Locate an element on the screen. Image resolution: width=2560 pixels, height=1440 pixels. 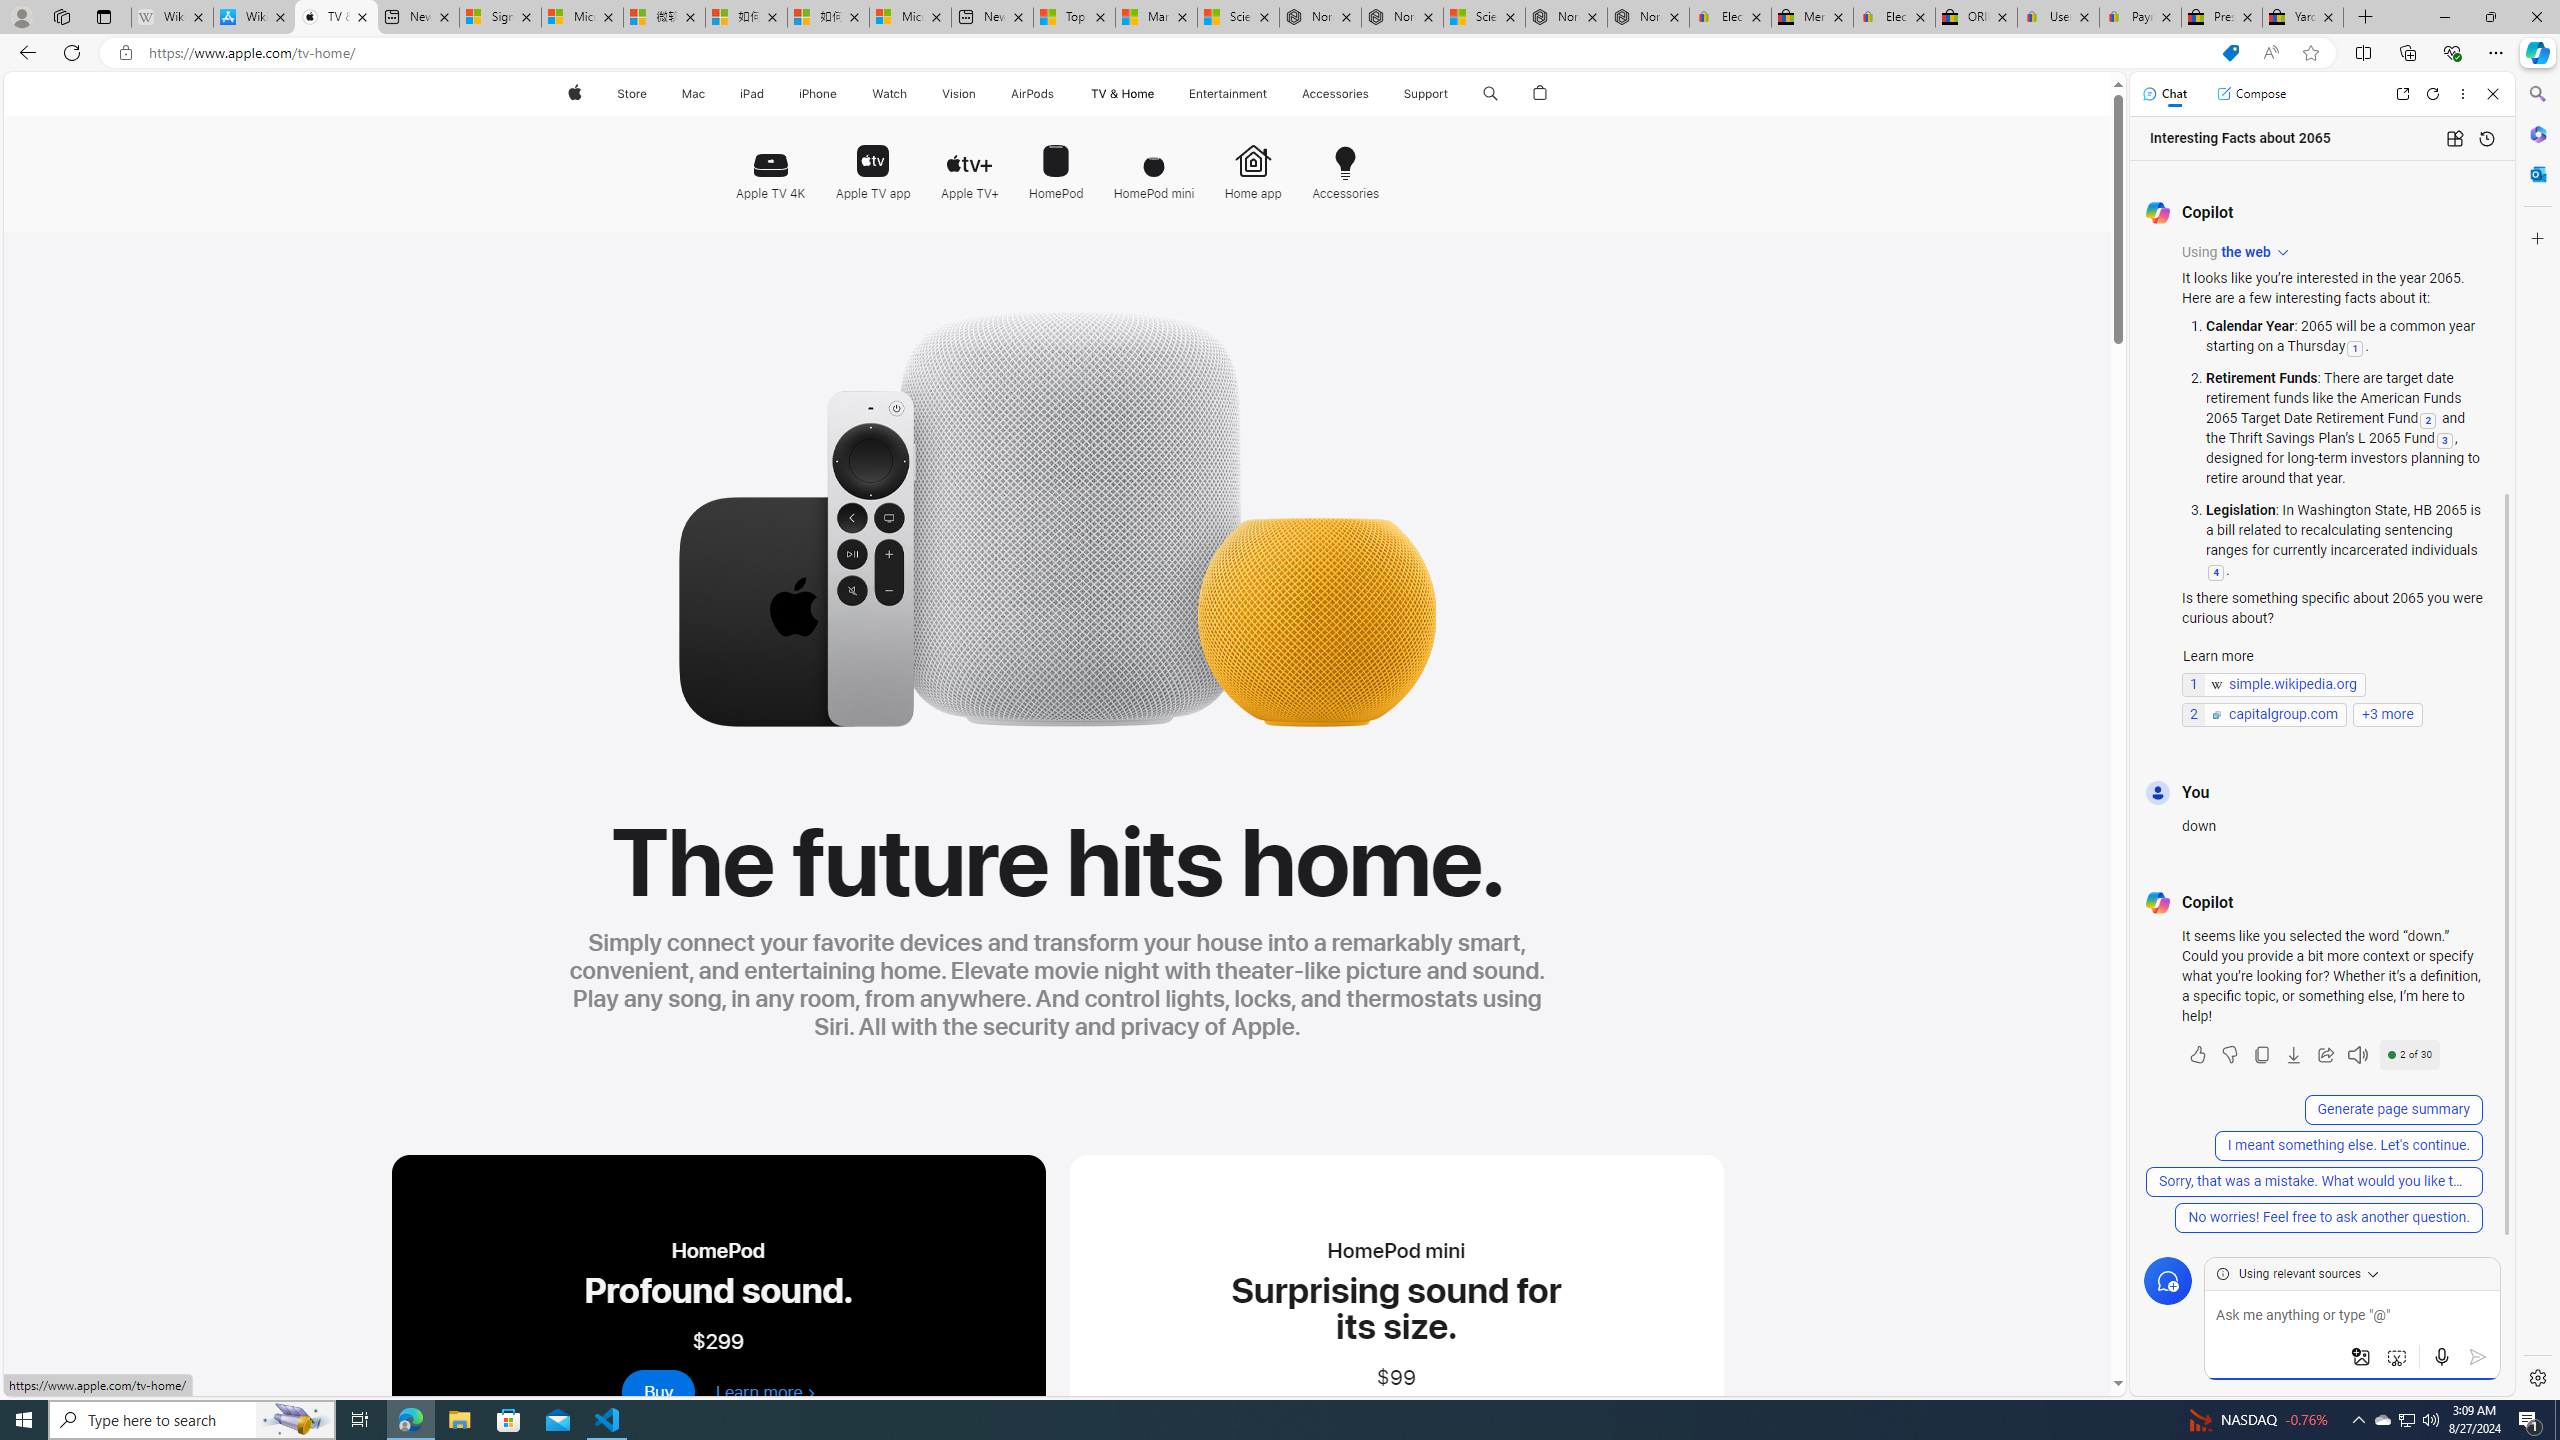
'HomePod mini' is located at coordinates (1153, 164).